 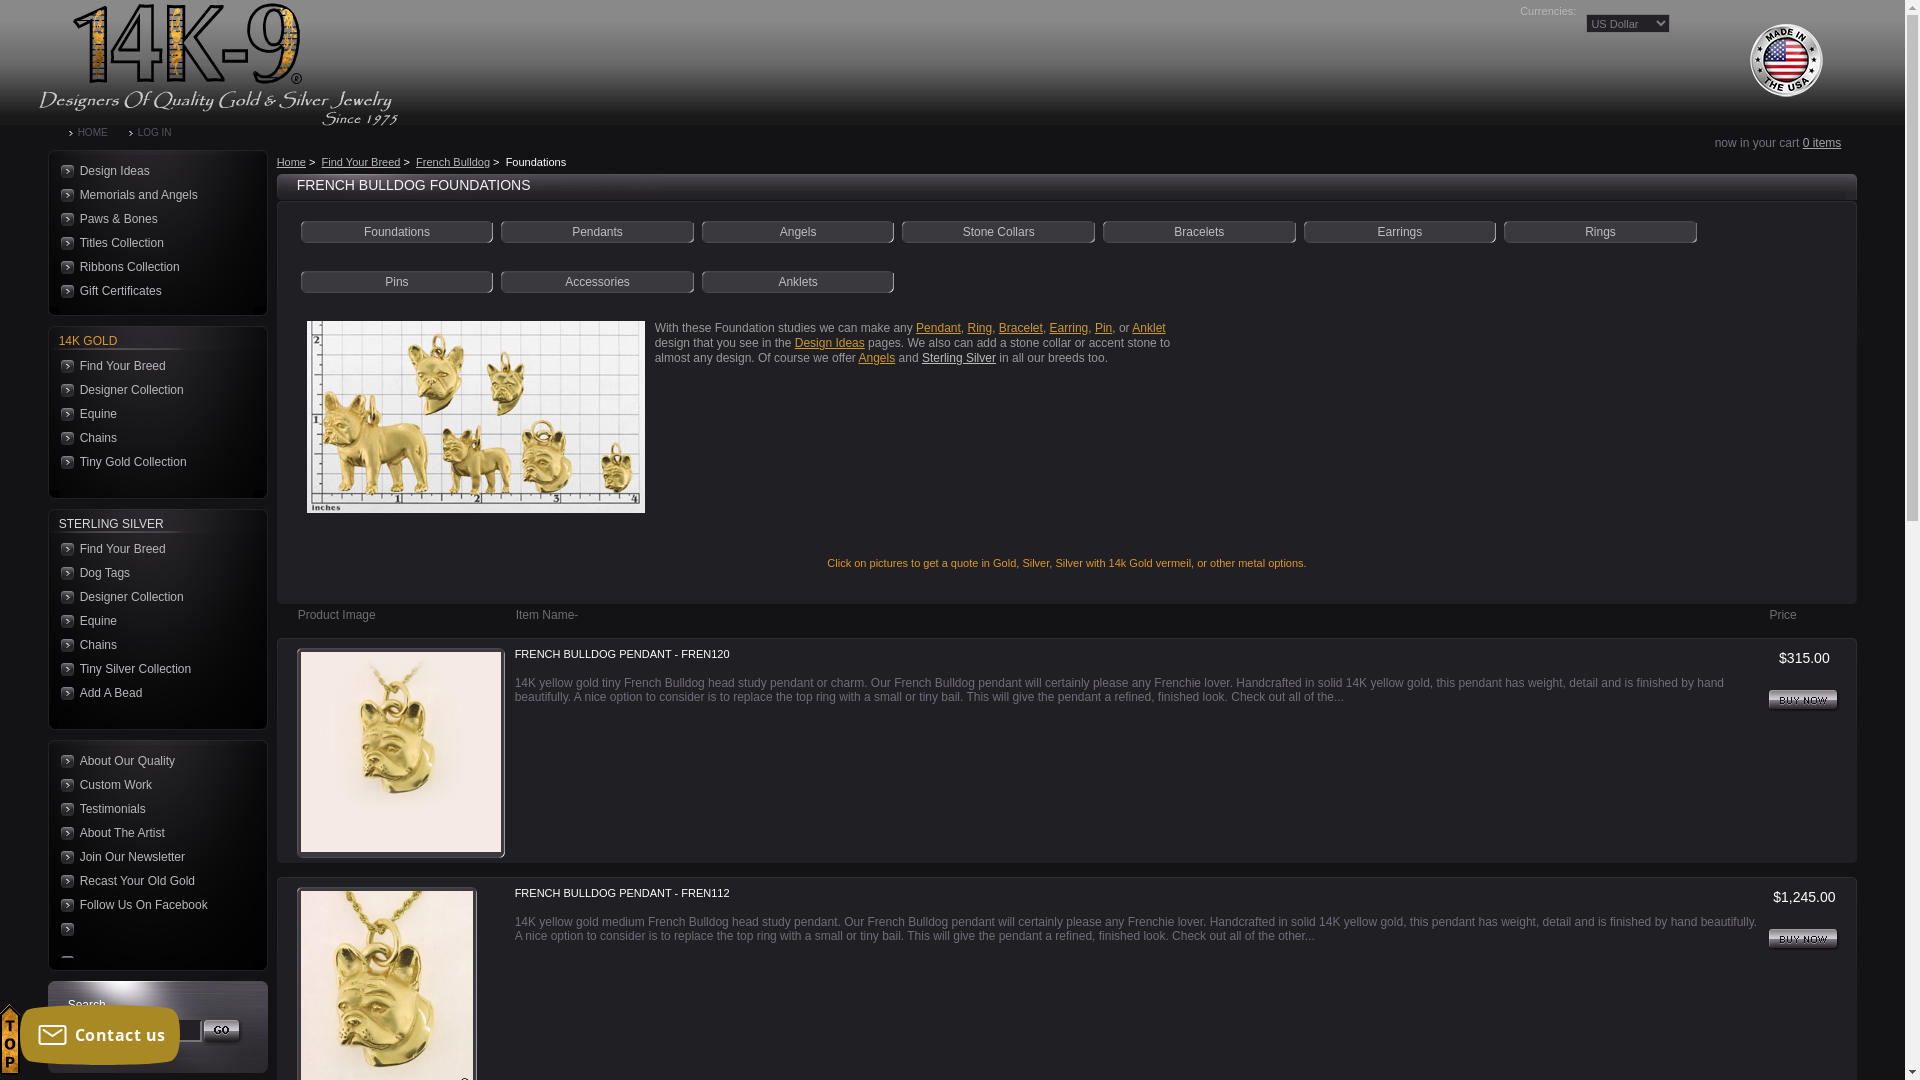 What do you see at coordinates (151, 366) in the screenshot?
I see `'Find Your Breed'` at bounding box center [151, 366].